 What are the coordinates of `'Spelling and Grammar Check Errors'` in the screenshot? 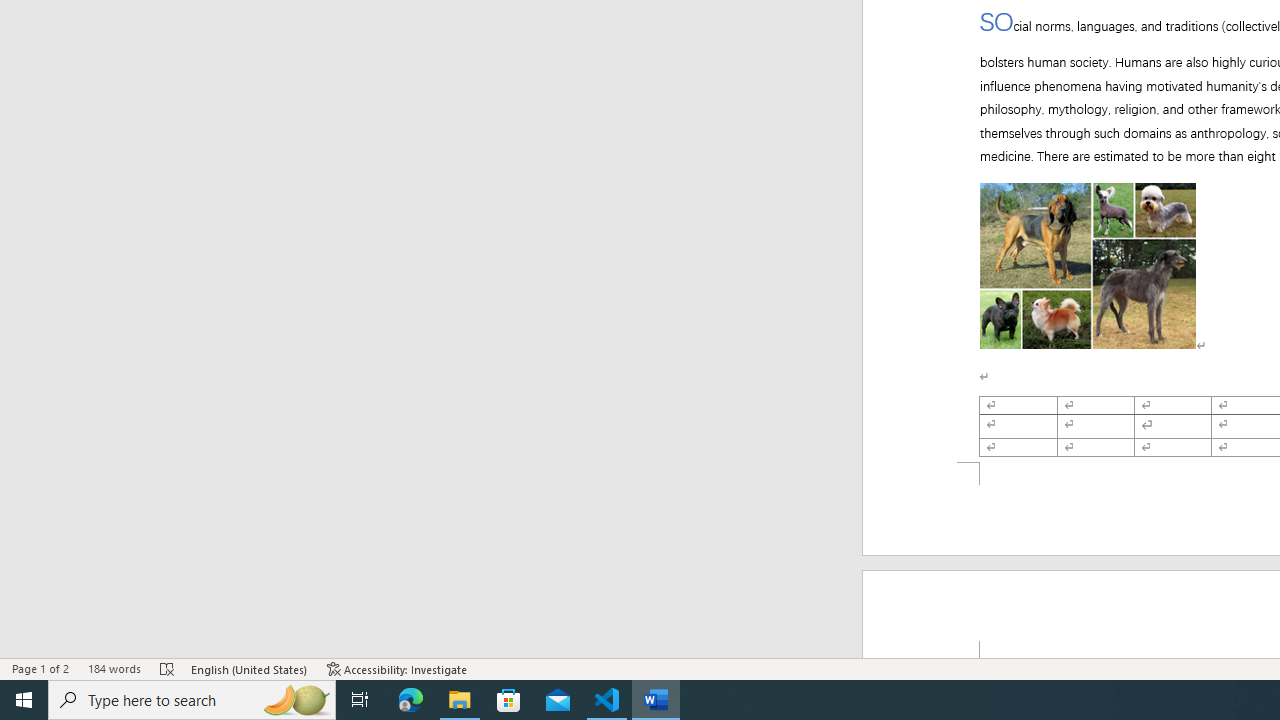 It's located at (168, 669).